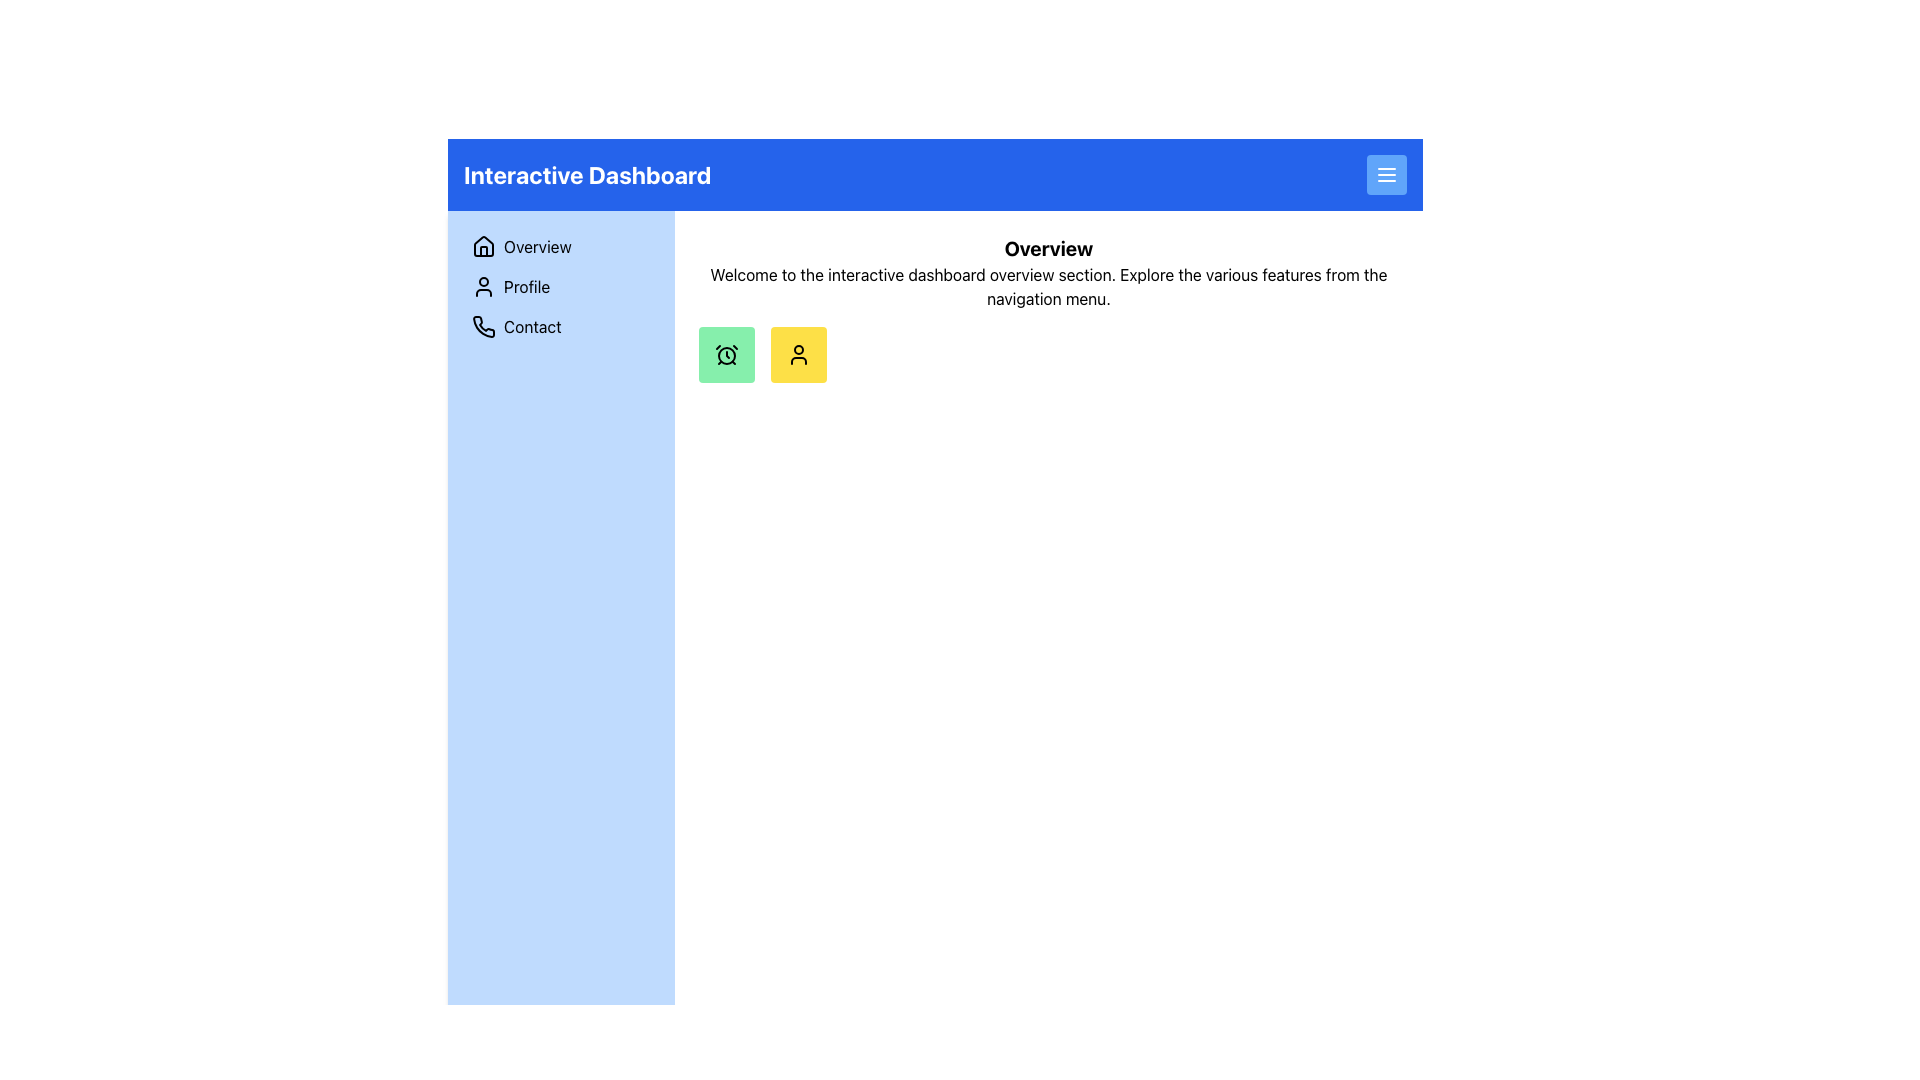  What do you see at coordinates (1047, 248) in the screenshot?
I see `the Header or Title Text of the 'Overview' section, which is centrally aligned and positioned above the descriptive text` at bounding box center [1047, 248].